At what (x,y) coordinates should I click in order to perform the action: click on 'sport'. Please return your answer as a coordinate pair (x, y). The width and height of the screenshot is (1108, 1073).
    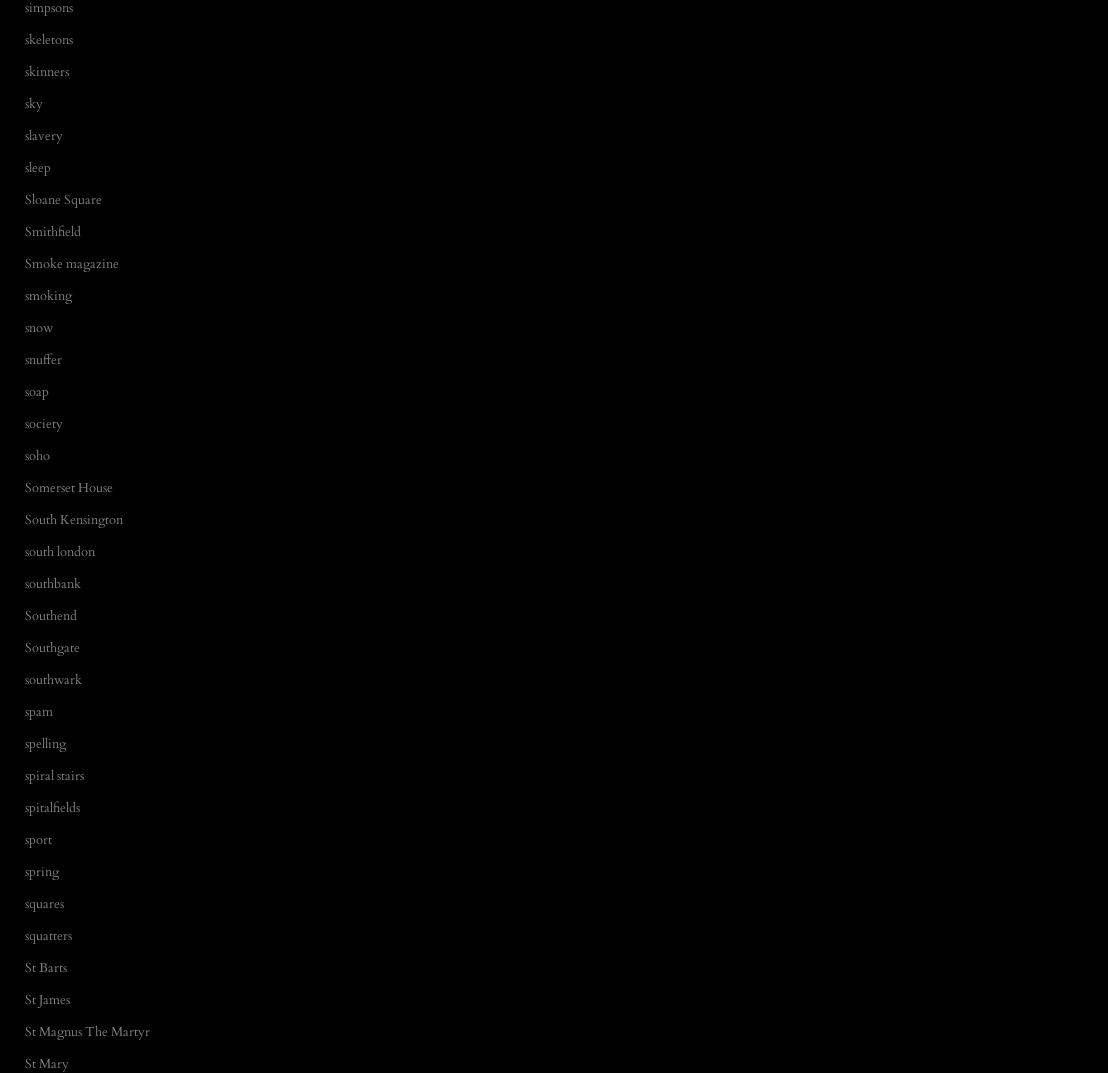
    Looking at the image, I should click on (38, 837).